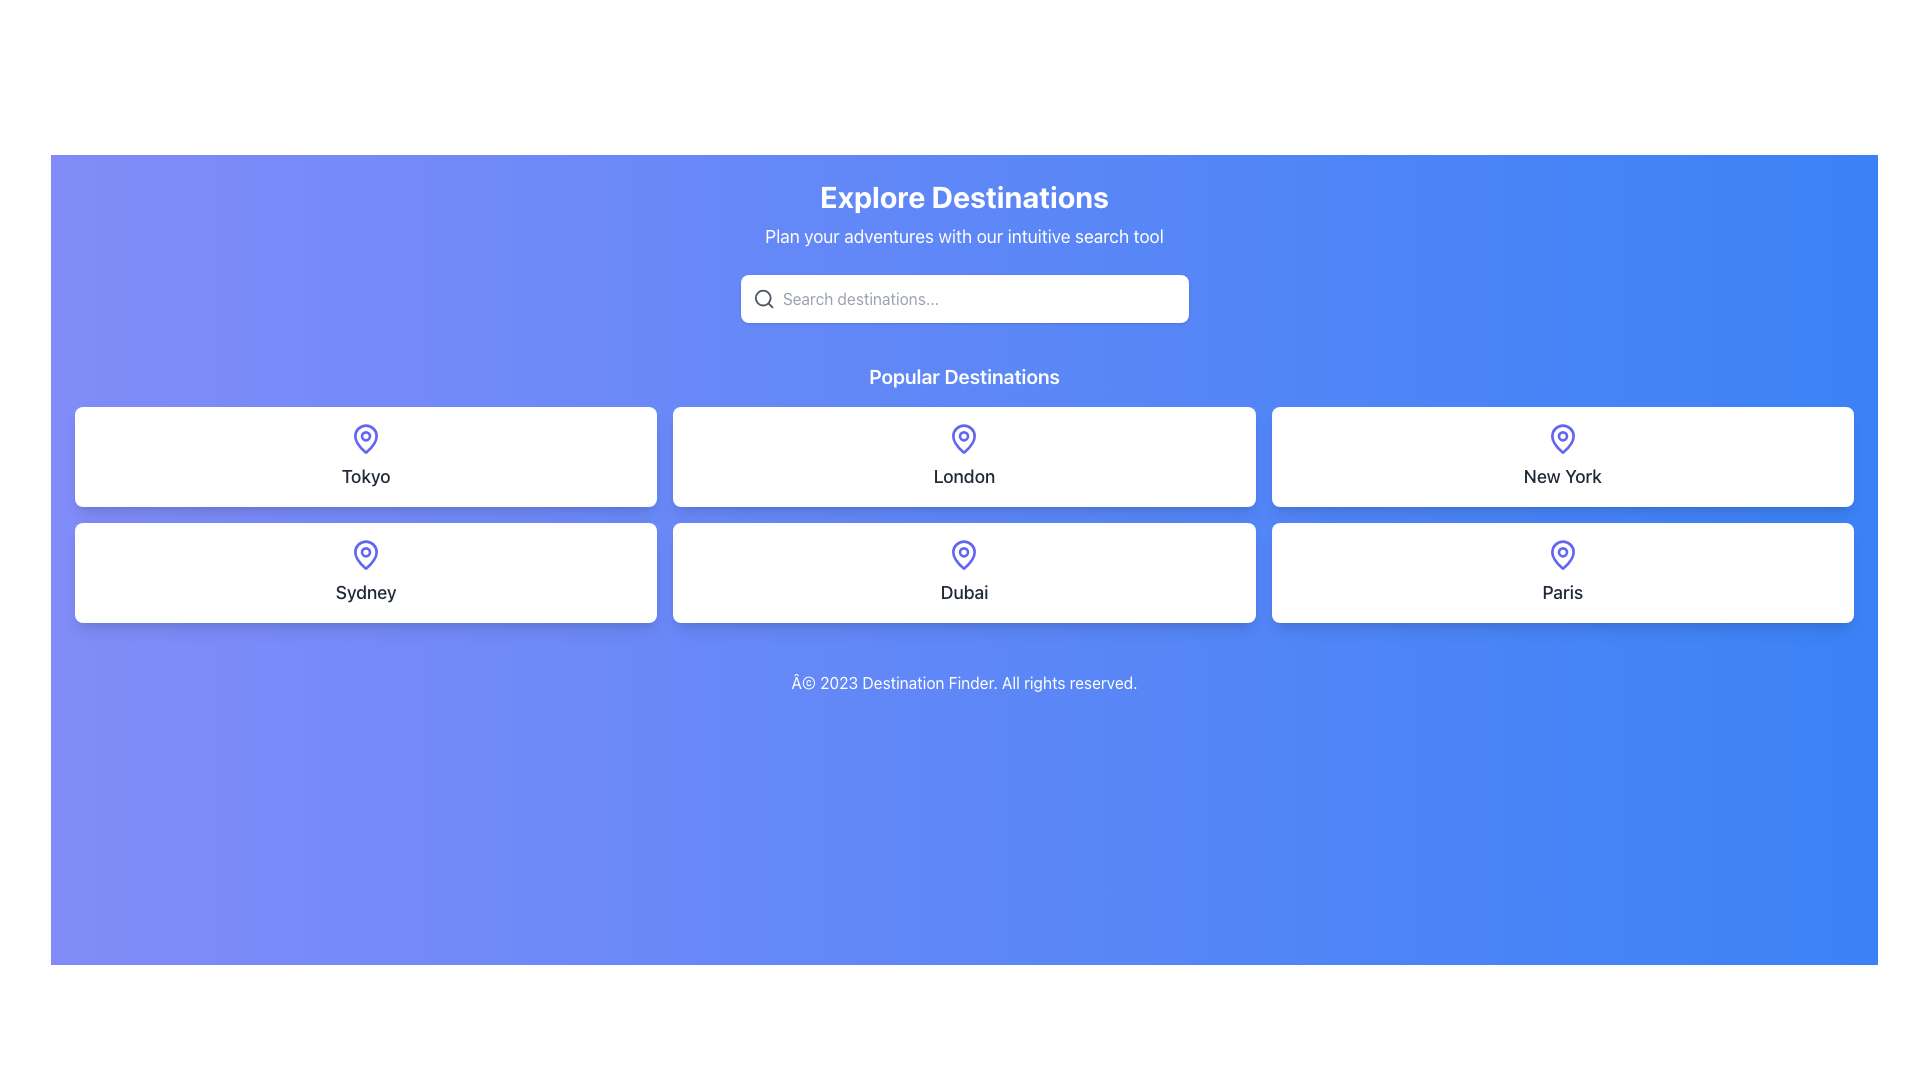 The image size is (1920, 1080). I want to click on the Card element with a white background, rounded corners, and a map pin icon for 'London' positioned in the second column of the grid layout, so click(964, 456).